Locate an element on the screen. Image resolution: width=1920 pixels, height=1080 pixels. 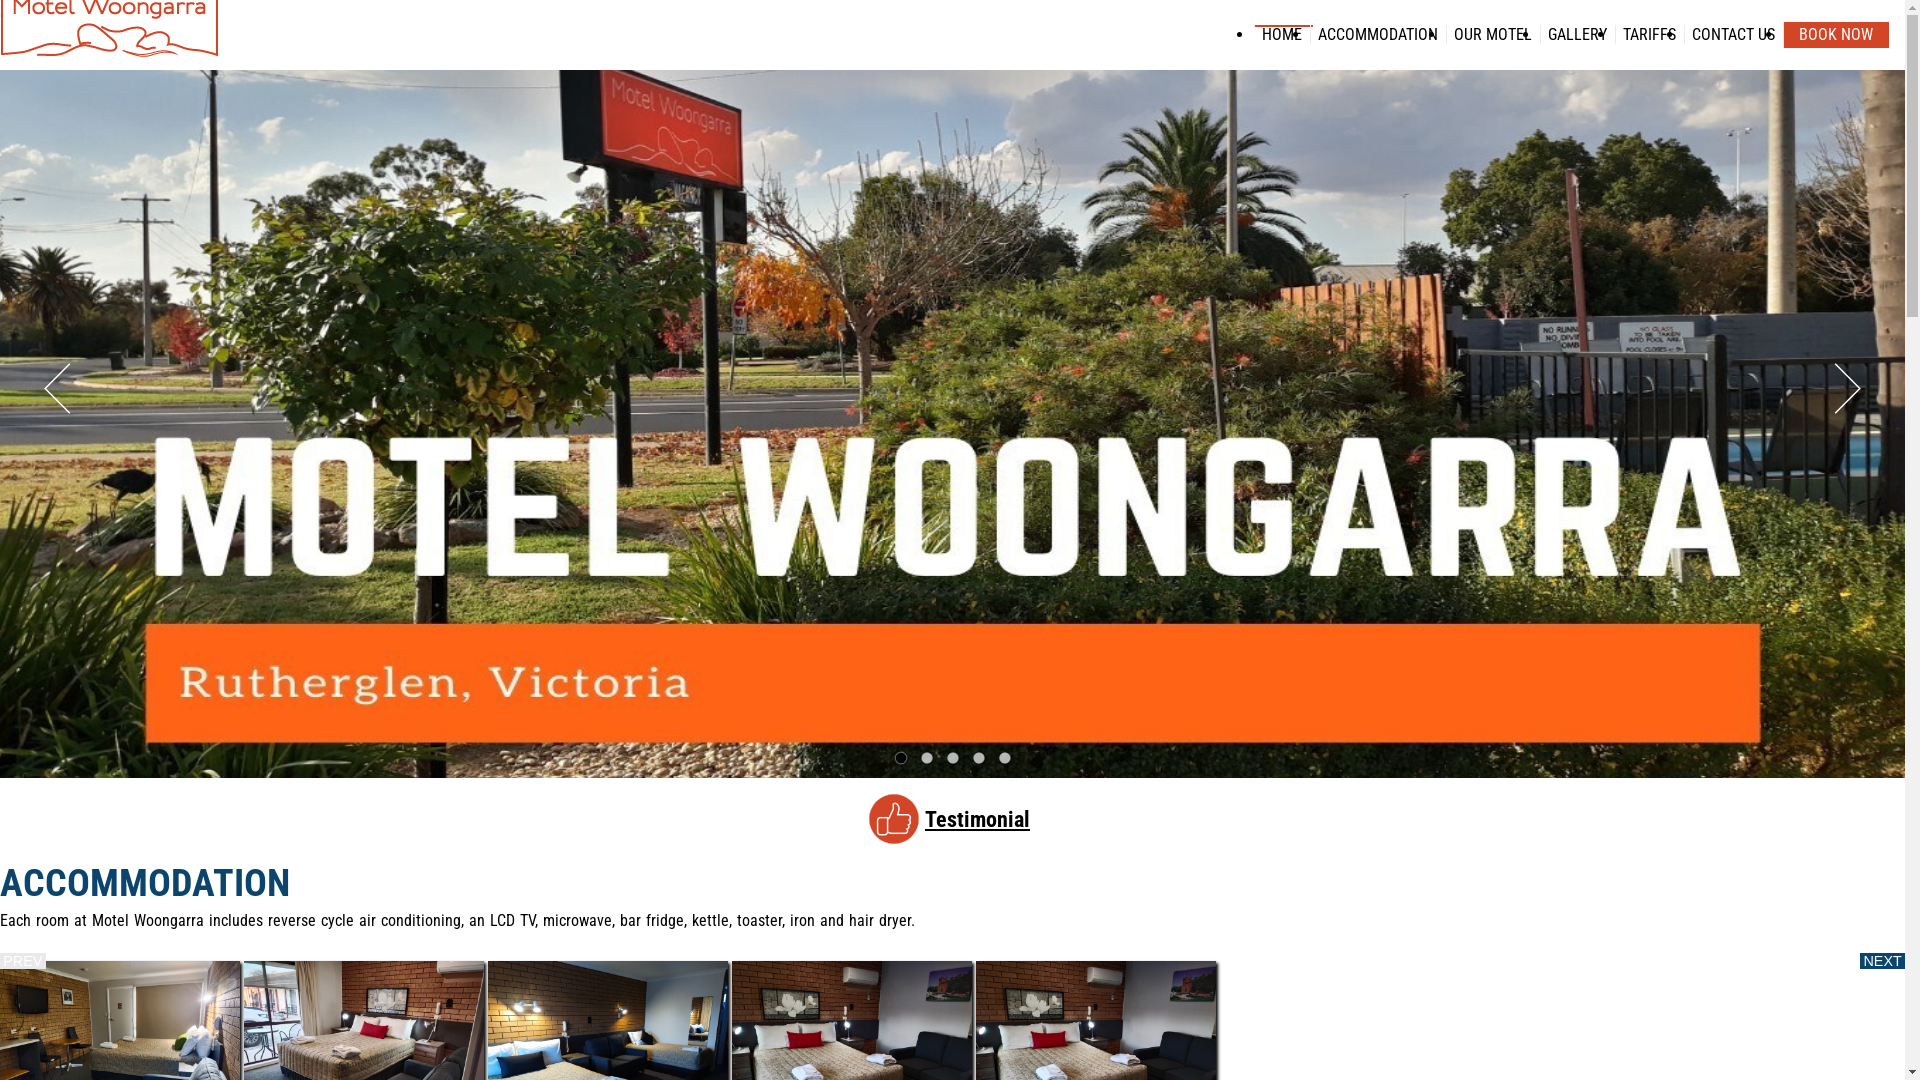
'HOME' is located at coordinates (1252, 34).